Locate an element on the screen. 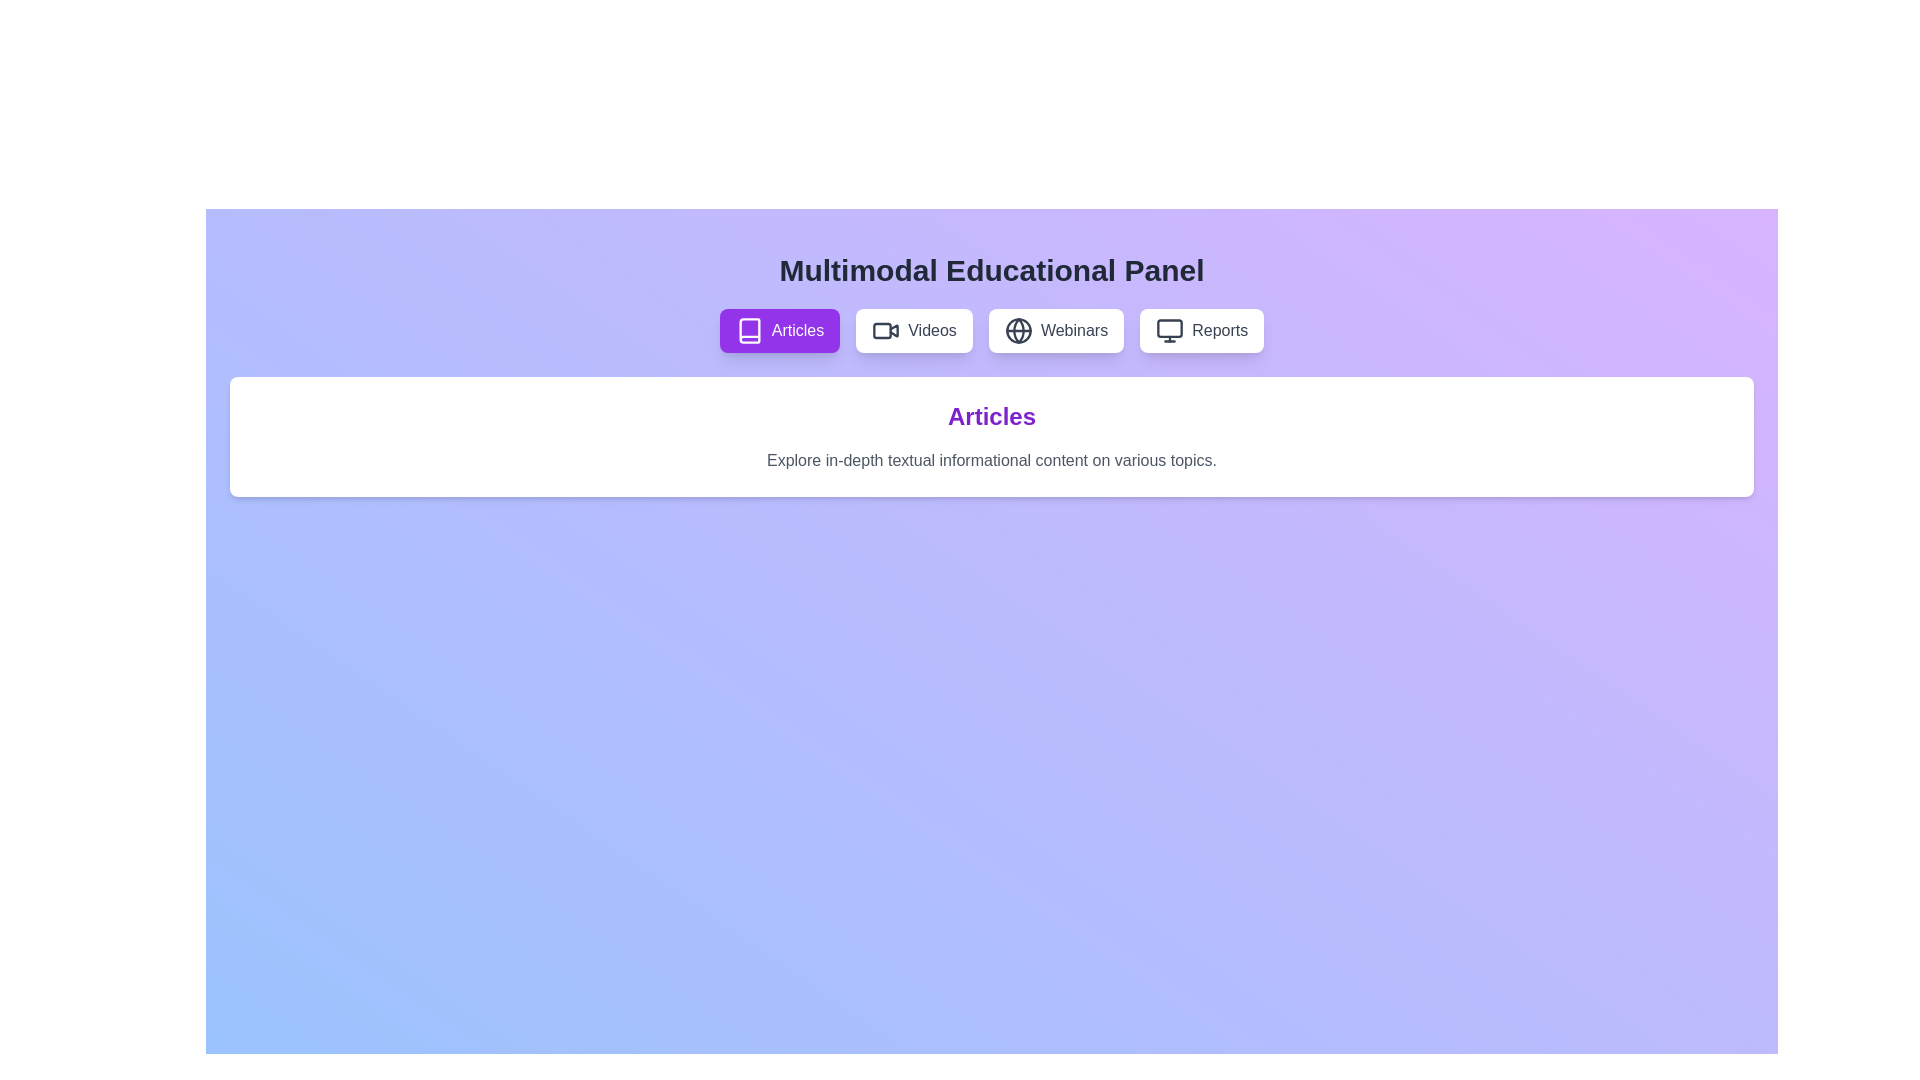 The height and width of the screenshot is (1080, 1920). the 'Reports' button, which is styled with a white background, rounded corners, and contains a computer monitor icon on the left side of the text in gray typography is located at coordinates (1201, 330).